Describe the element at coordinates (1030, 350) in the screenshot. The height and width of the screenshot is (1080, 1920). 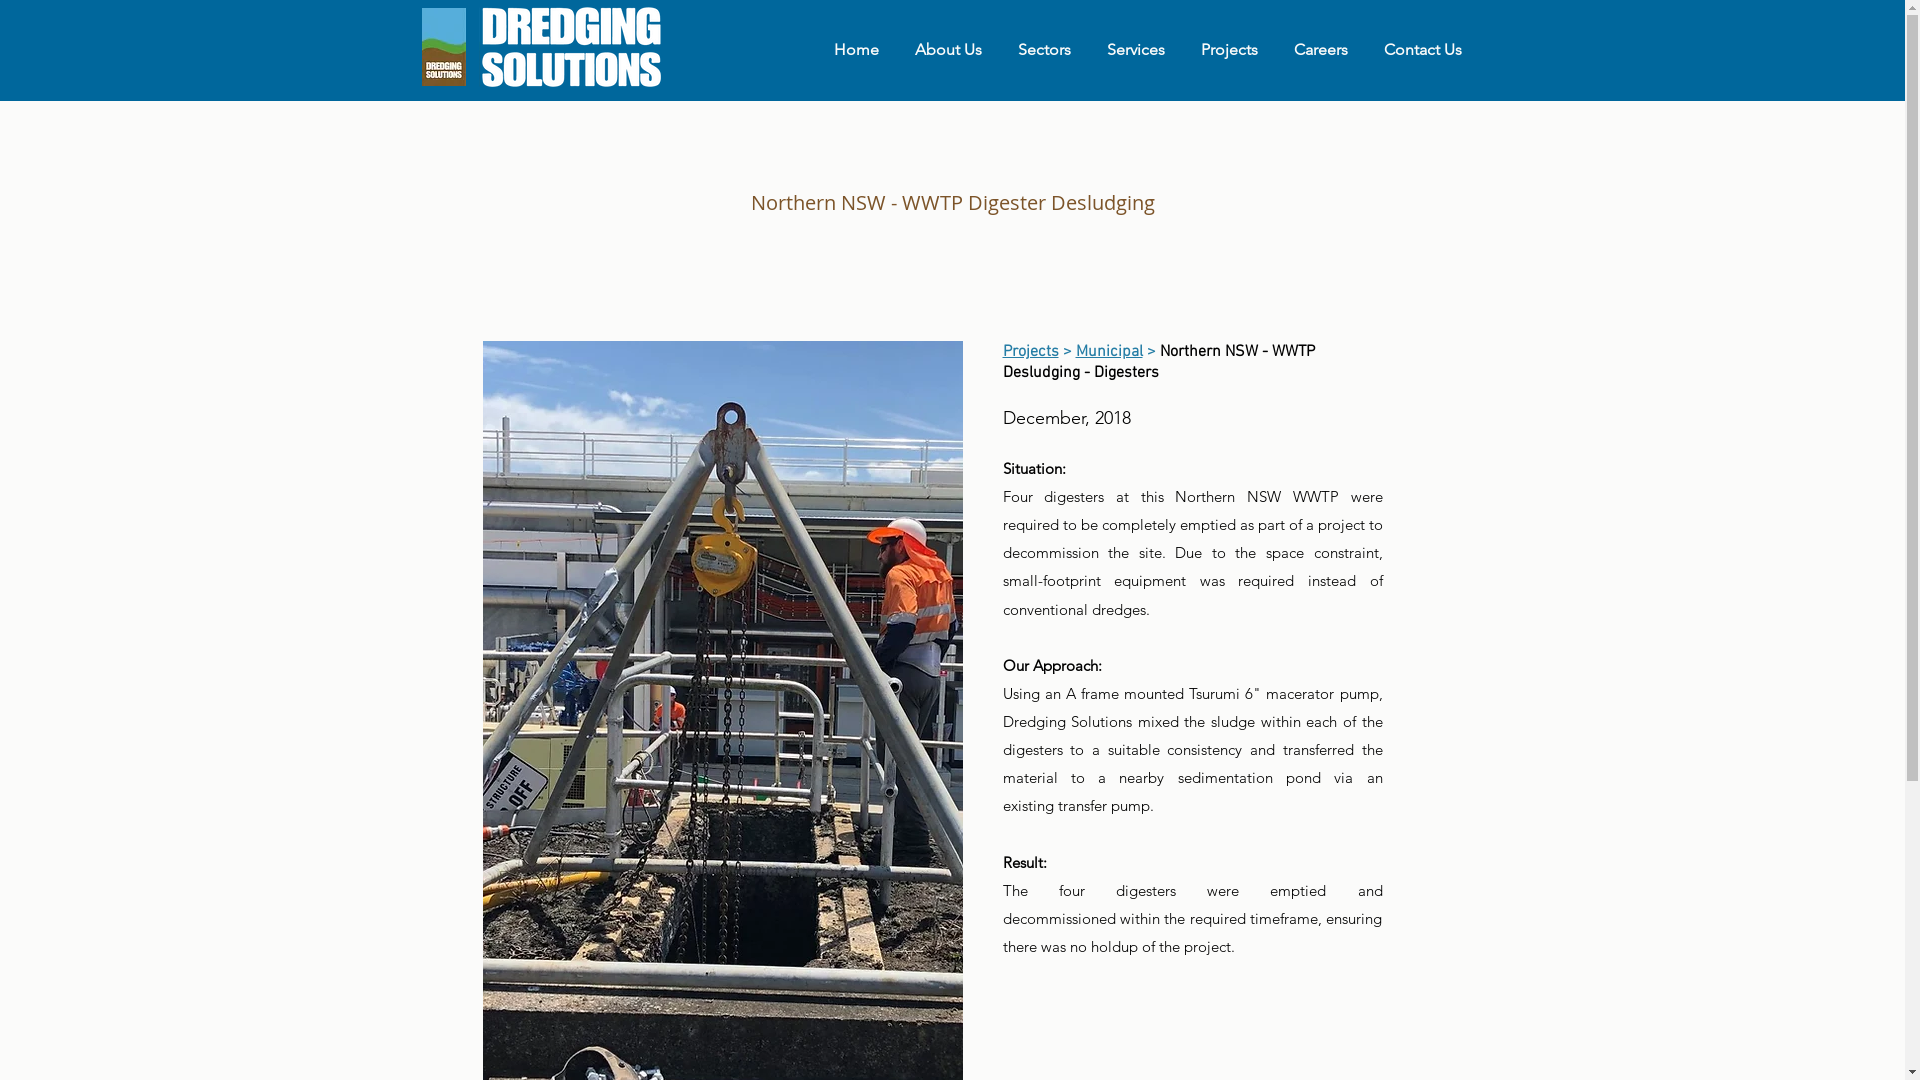
I see `'Projects'` at that location.